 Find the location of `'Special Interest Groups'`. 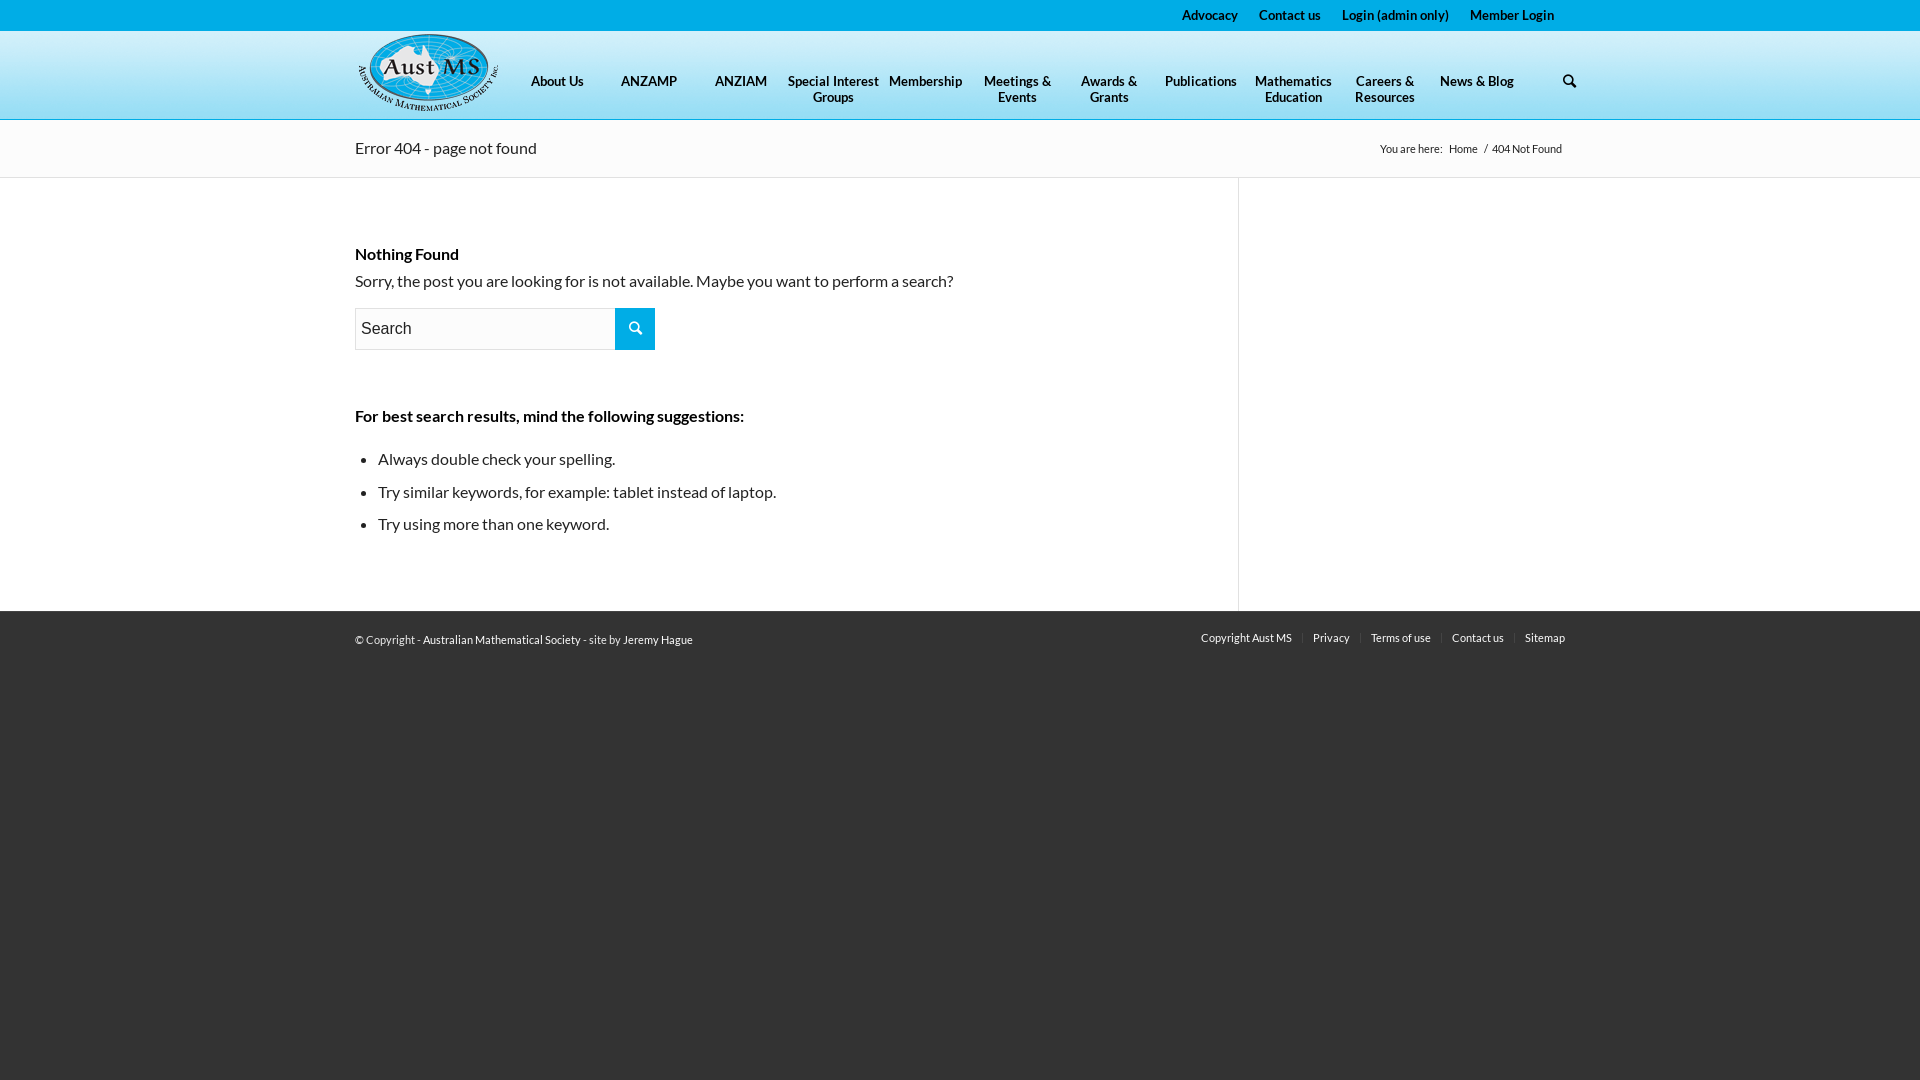

'Special Interest Groups' is located at coordinates (833, 95).